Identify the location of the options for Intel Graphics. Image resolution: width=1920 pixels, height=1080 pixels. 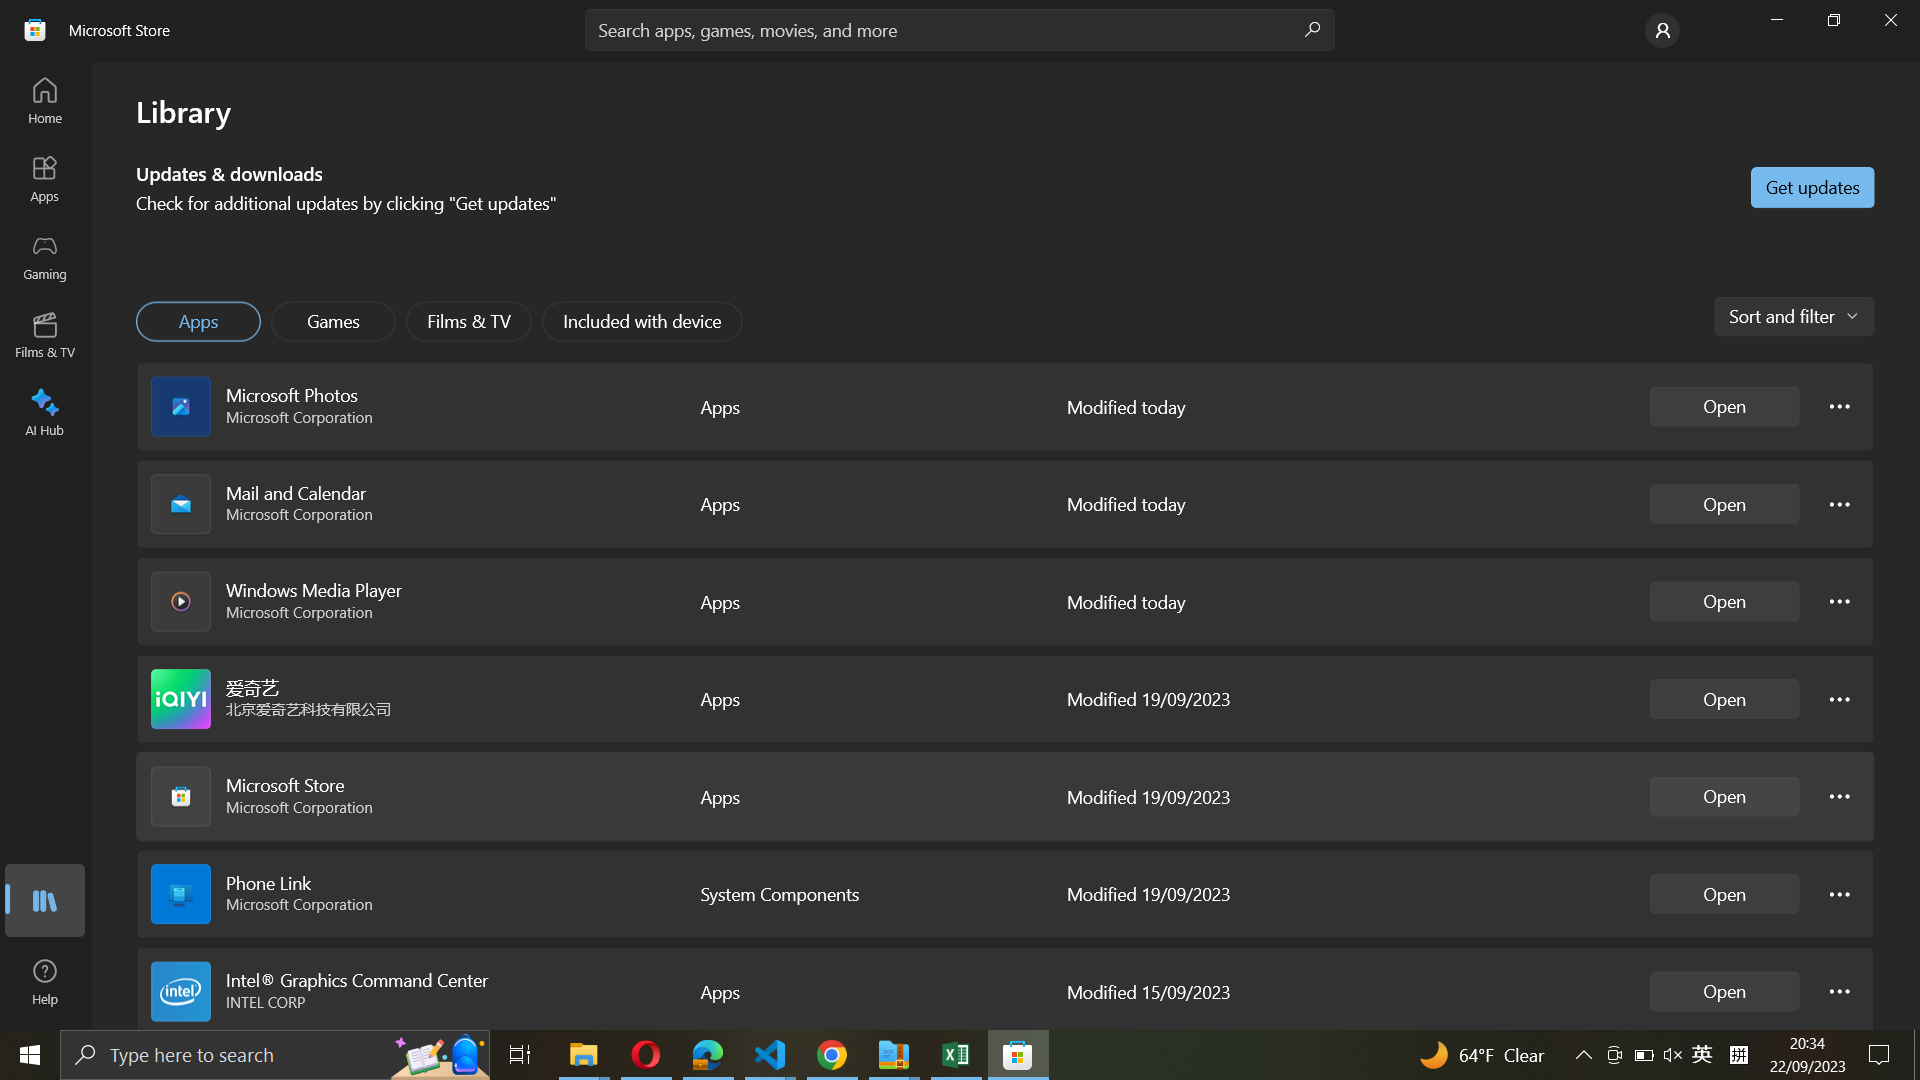
(1839, 991).